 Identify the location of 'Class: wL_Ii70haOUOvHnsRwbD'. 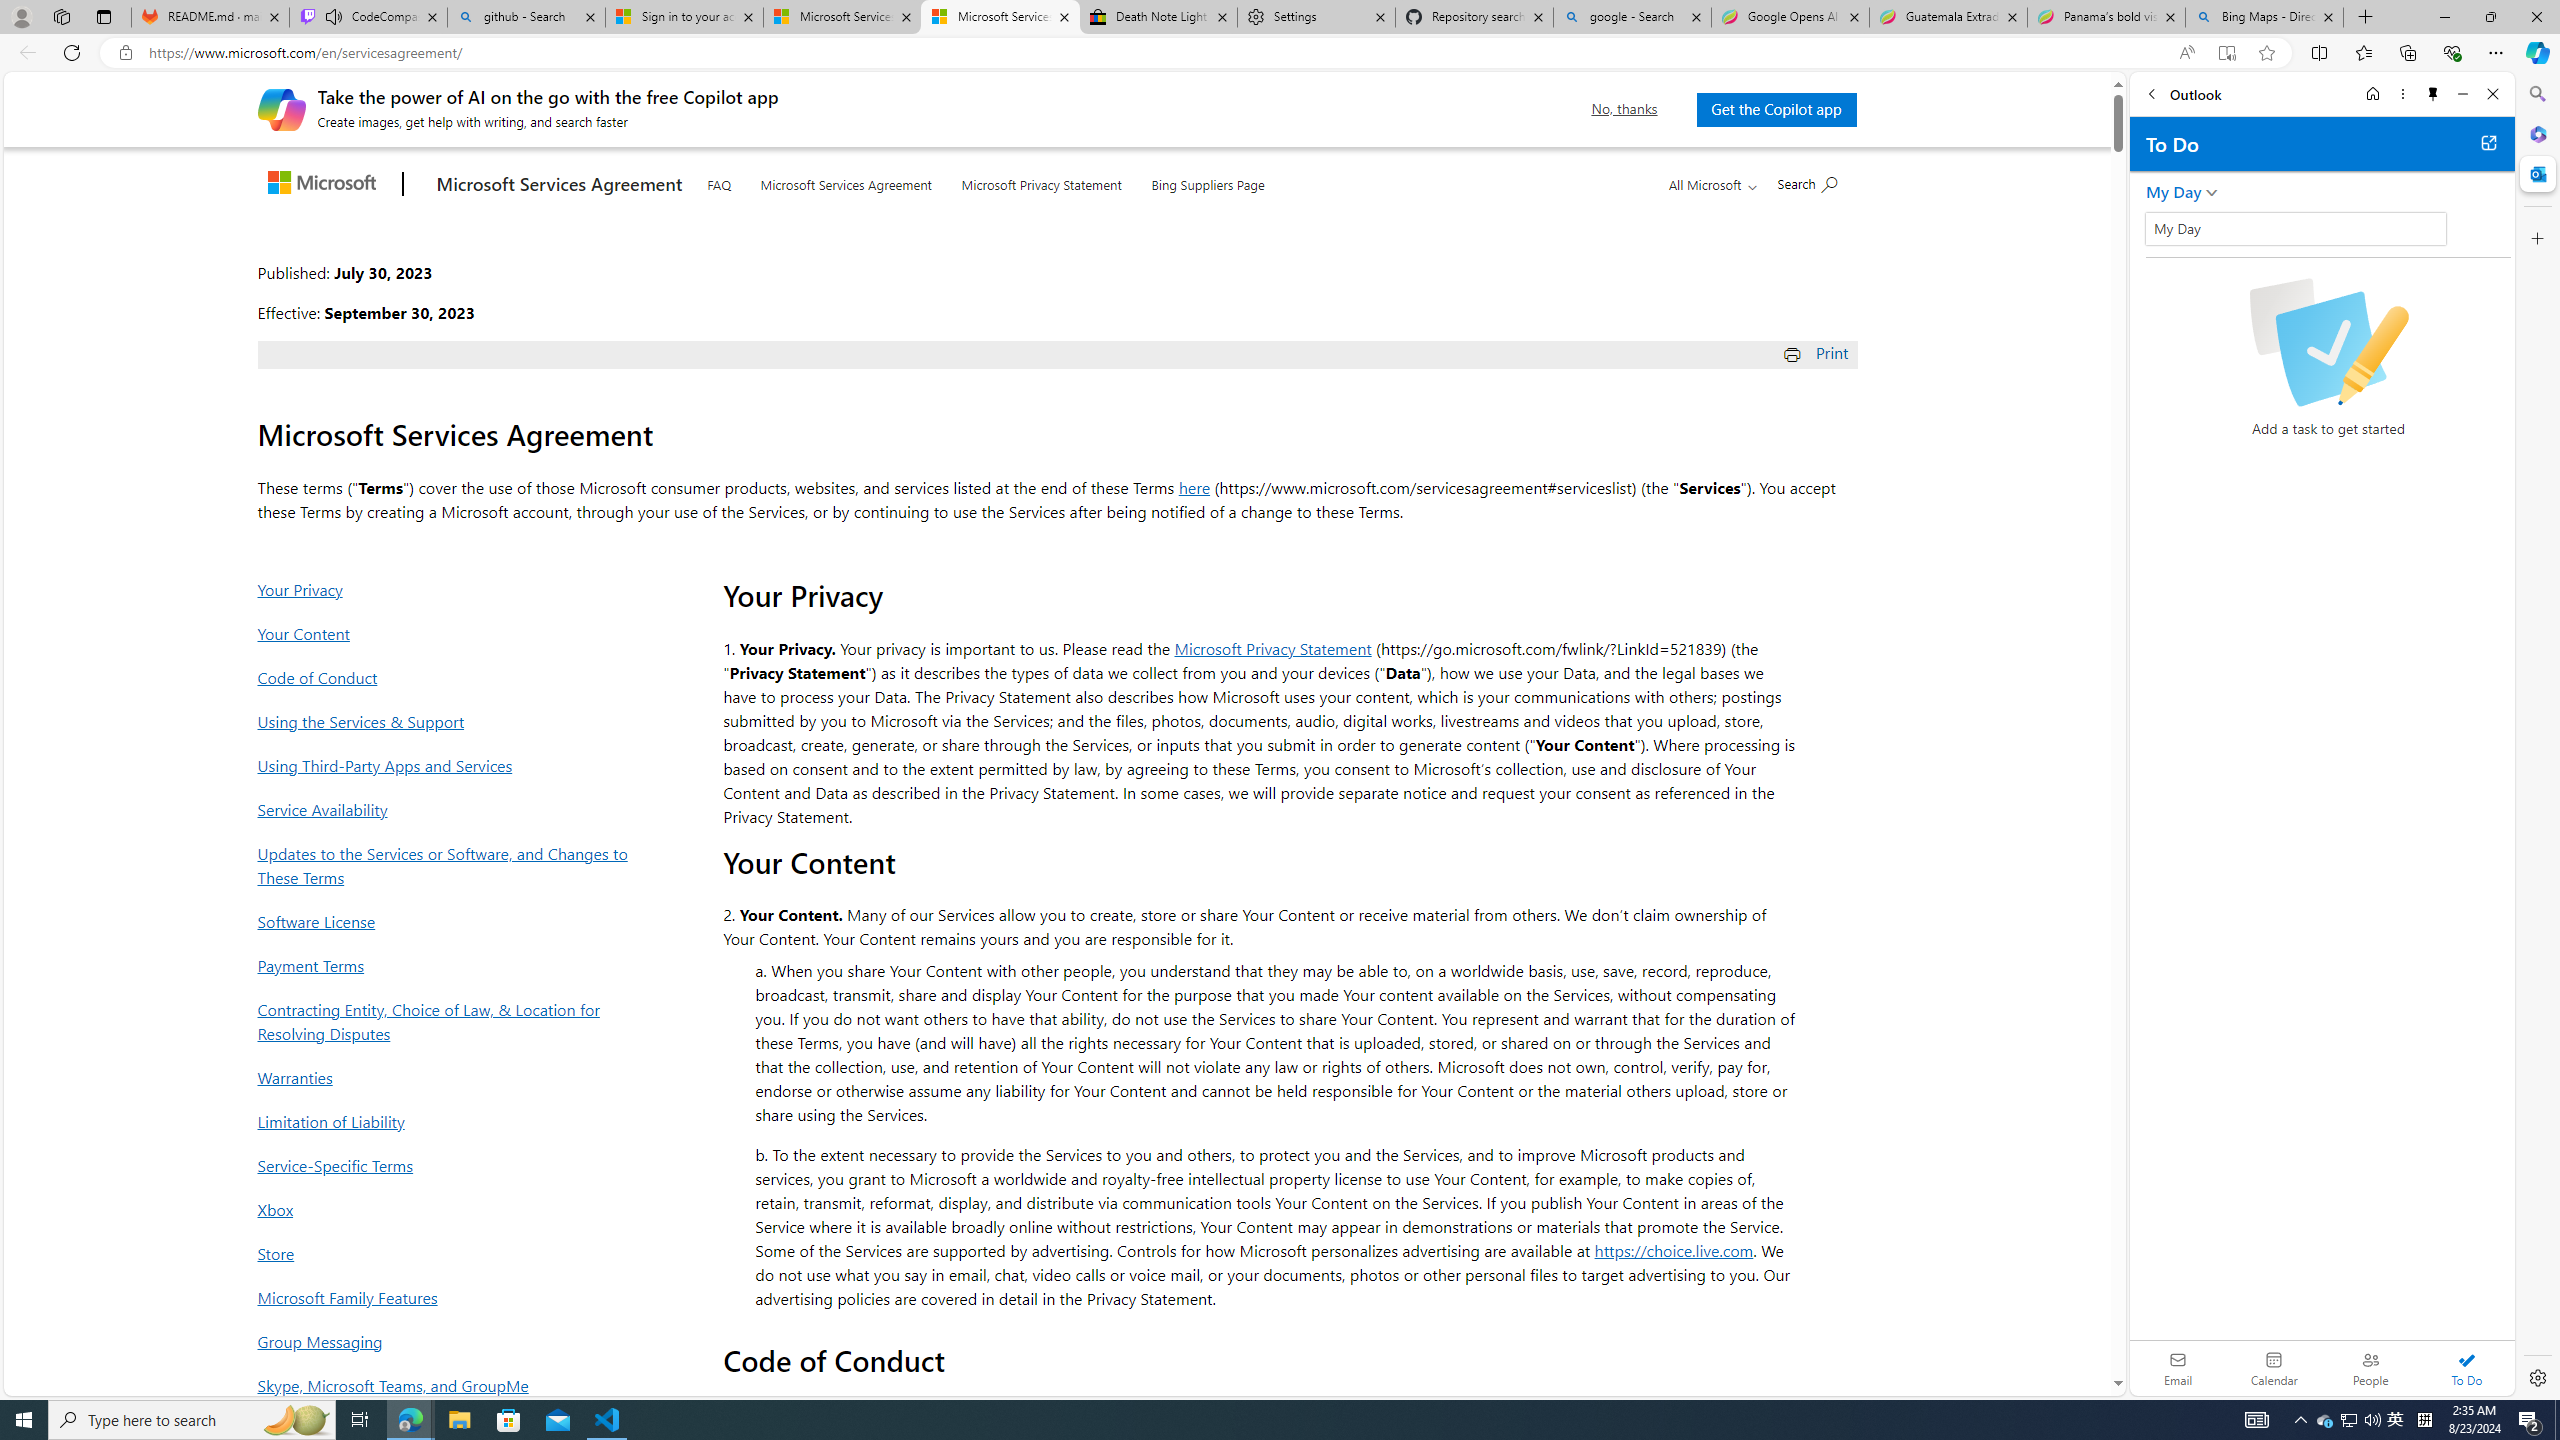
(2295, 227).